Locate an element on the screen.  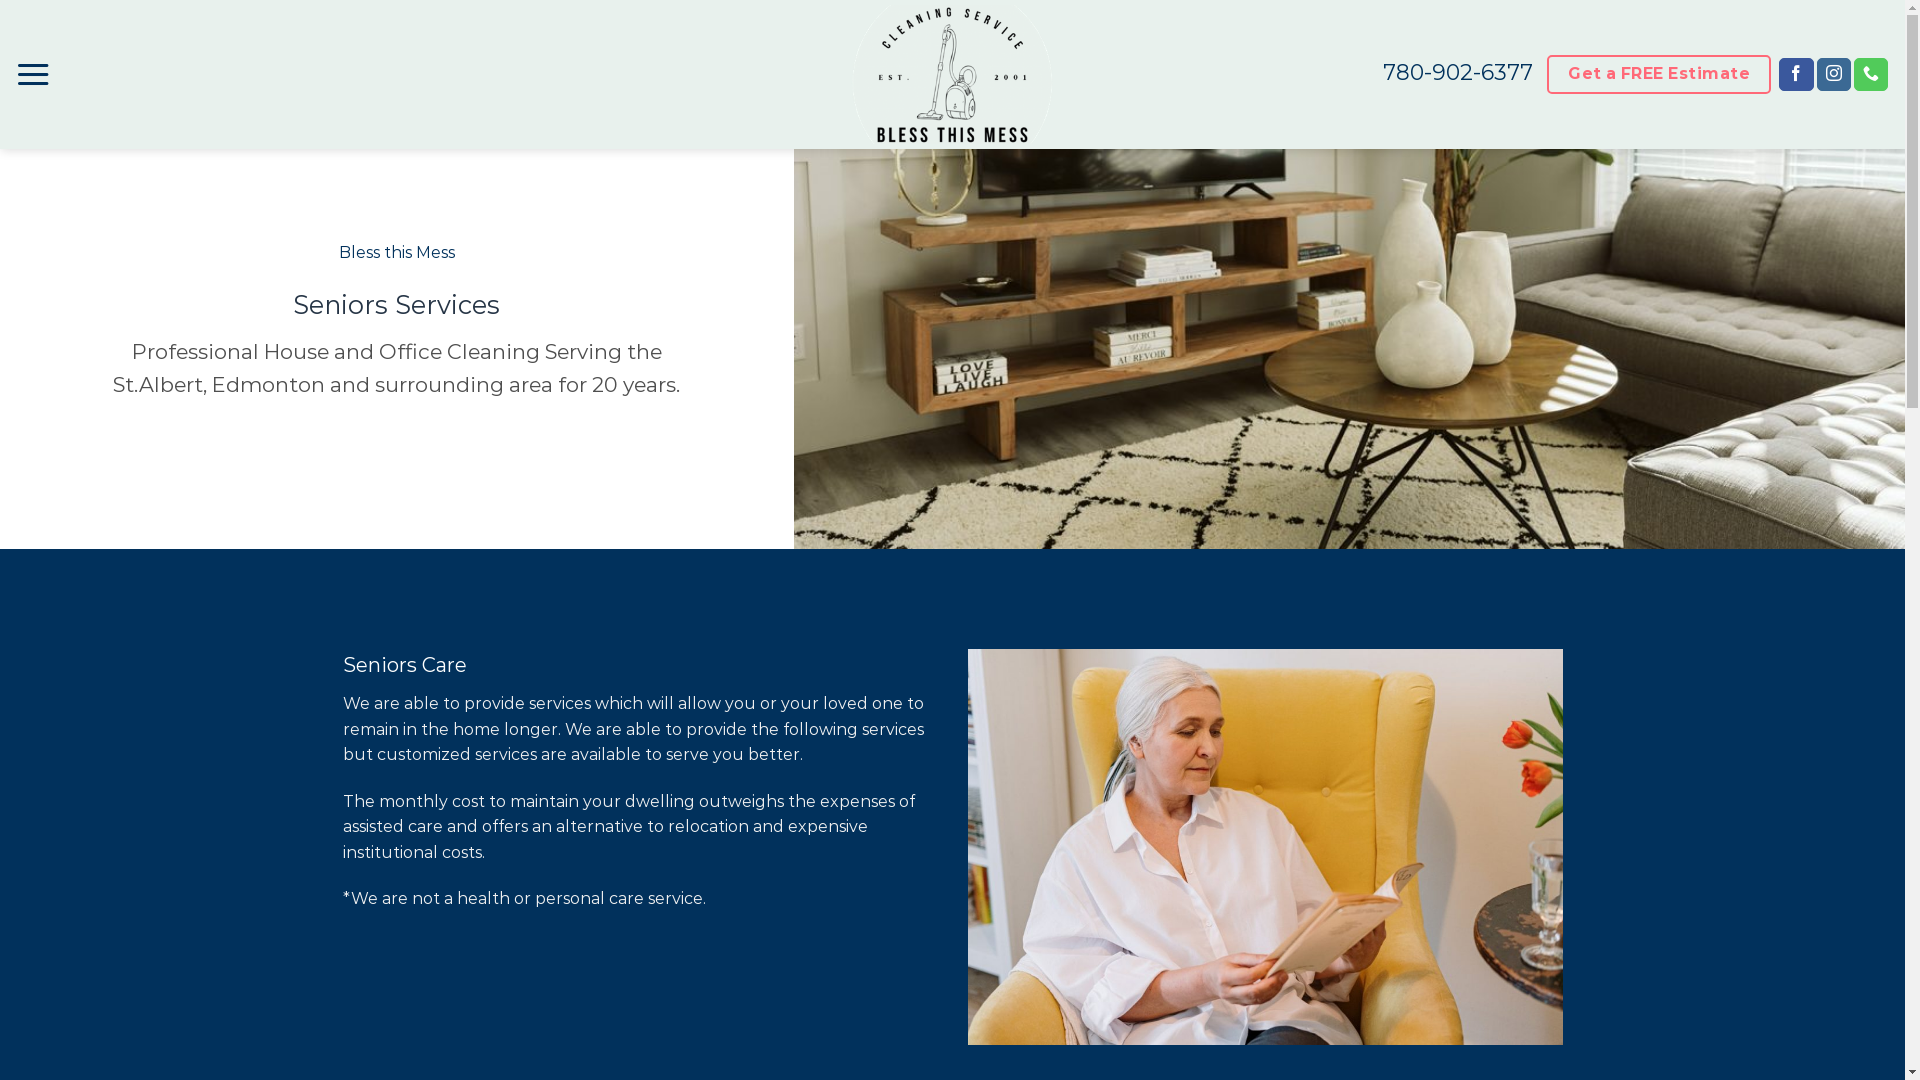
'Call us' is located at coordinates (1870, 73).